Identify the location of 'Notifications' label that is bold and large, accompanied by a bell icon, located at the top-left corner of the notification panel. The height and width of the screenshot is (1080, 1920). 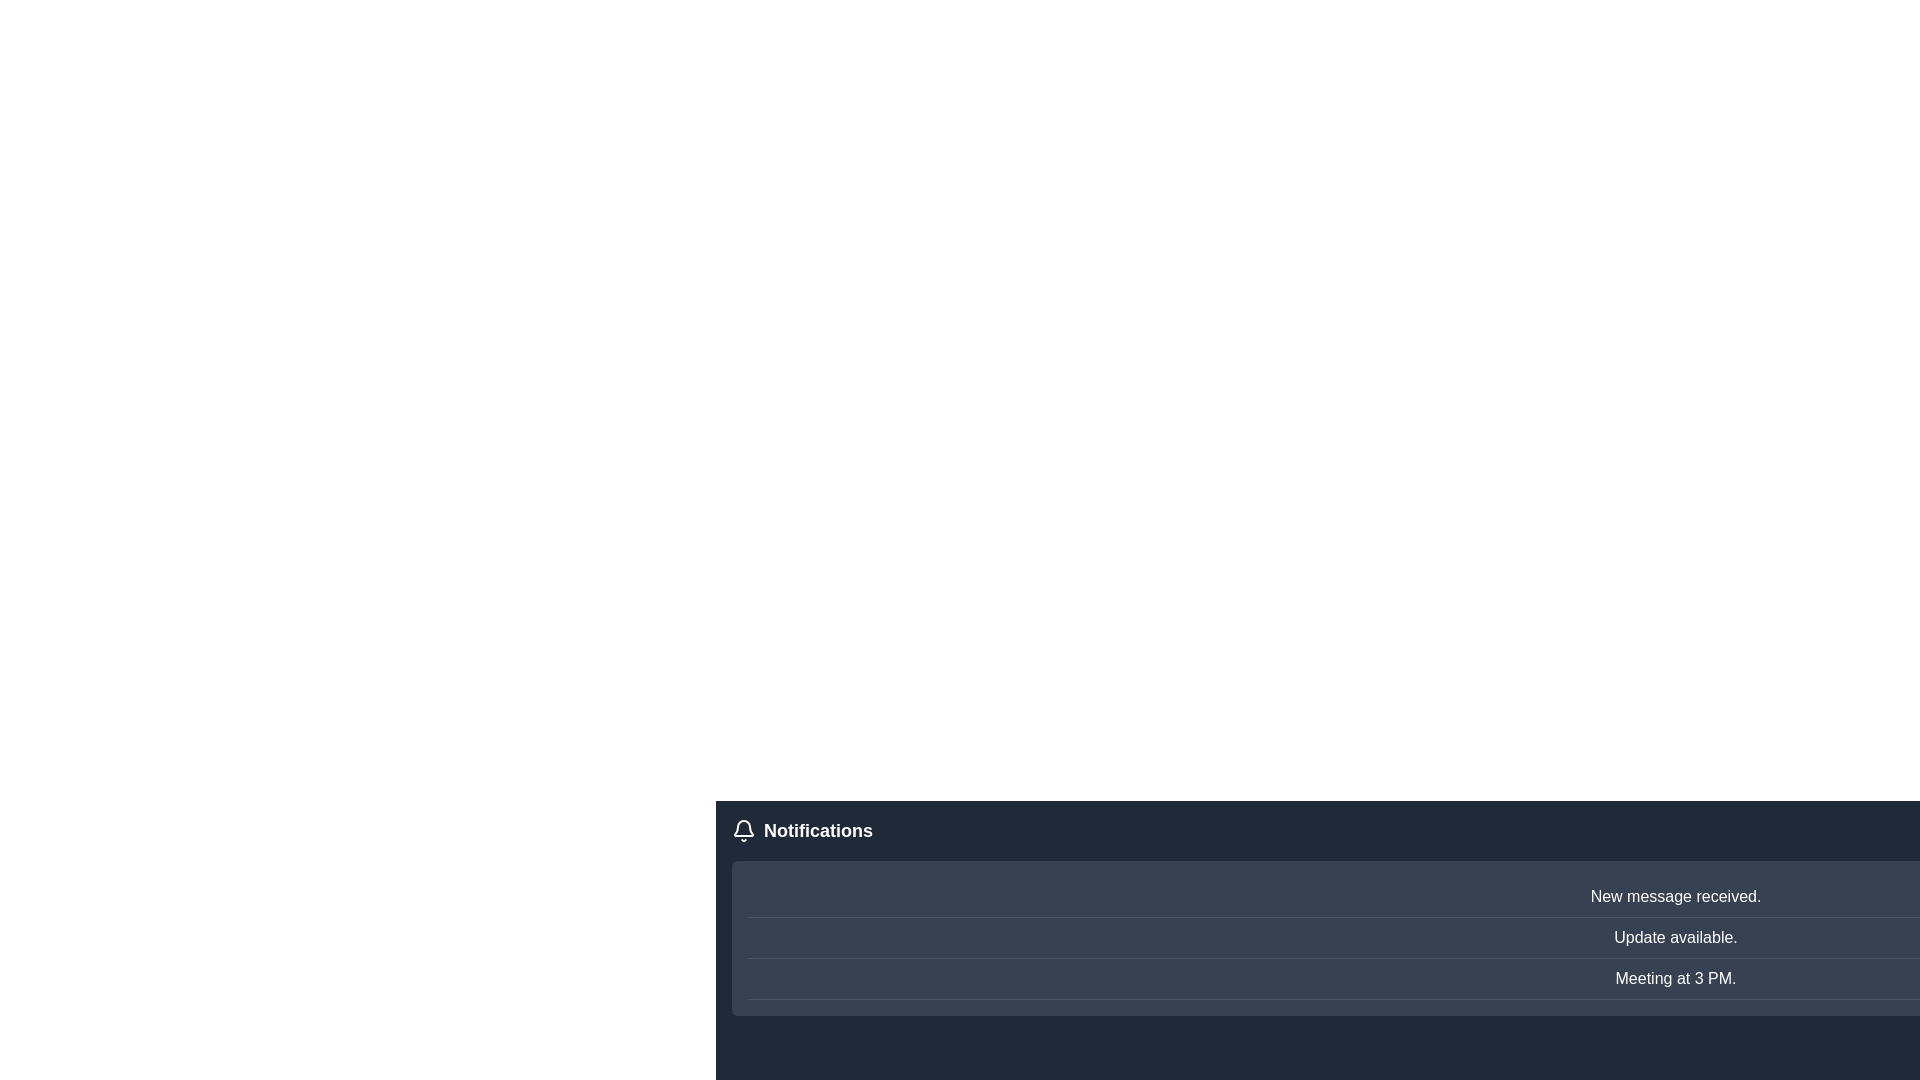
(802, 830).